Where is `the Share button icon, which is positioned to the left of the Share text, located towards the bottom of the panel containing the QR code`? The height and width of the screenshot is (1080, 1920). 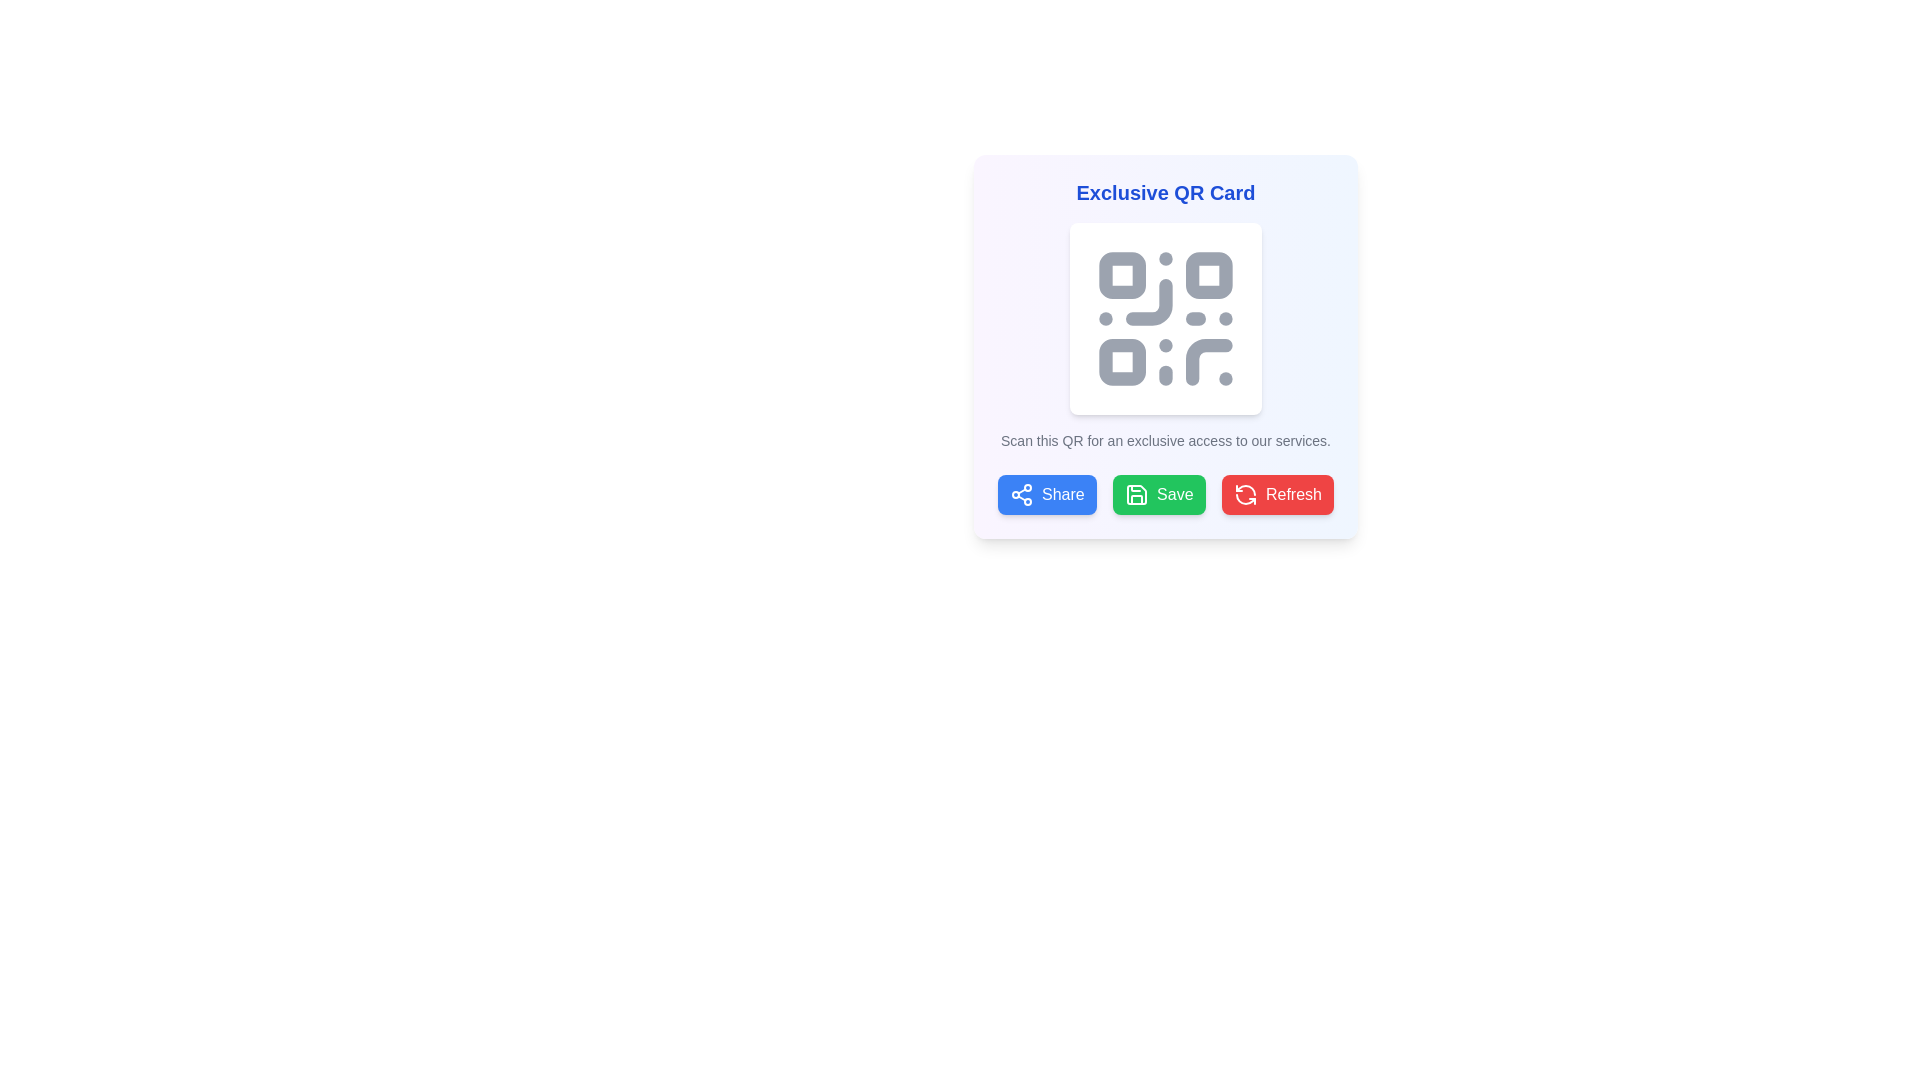
the Share button icon, which is positioned to the left of the Share text, located towards the bottom of the panel containing the QR code is located at coordinates (1022, 494).